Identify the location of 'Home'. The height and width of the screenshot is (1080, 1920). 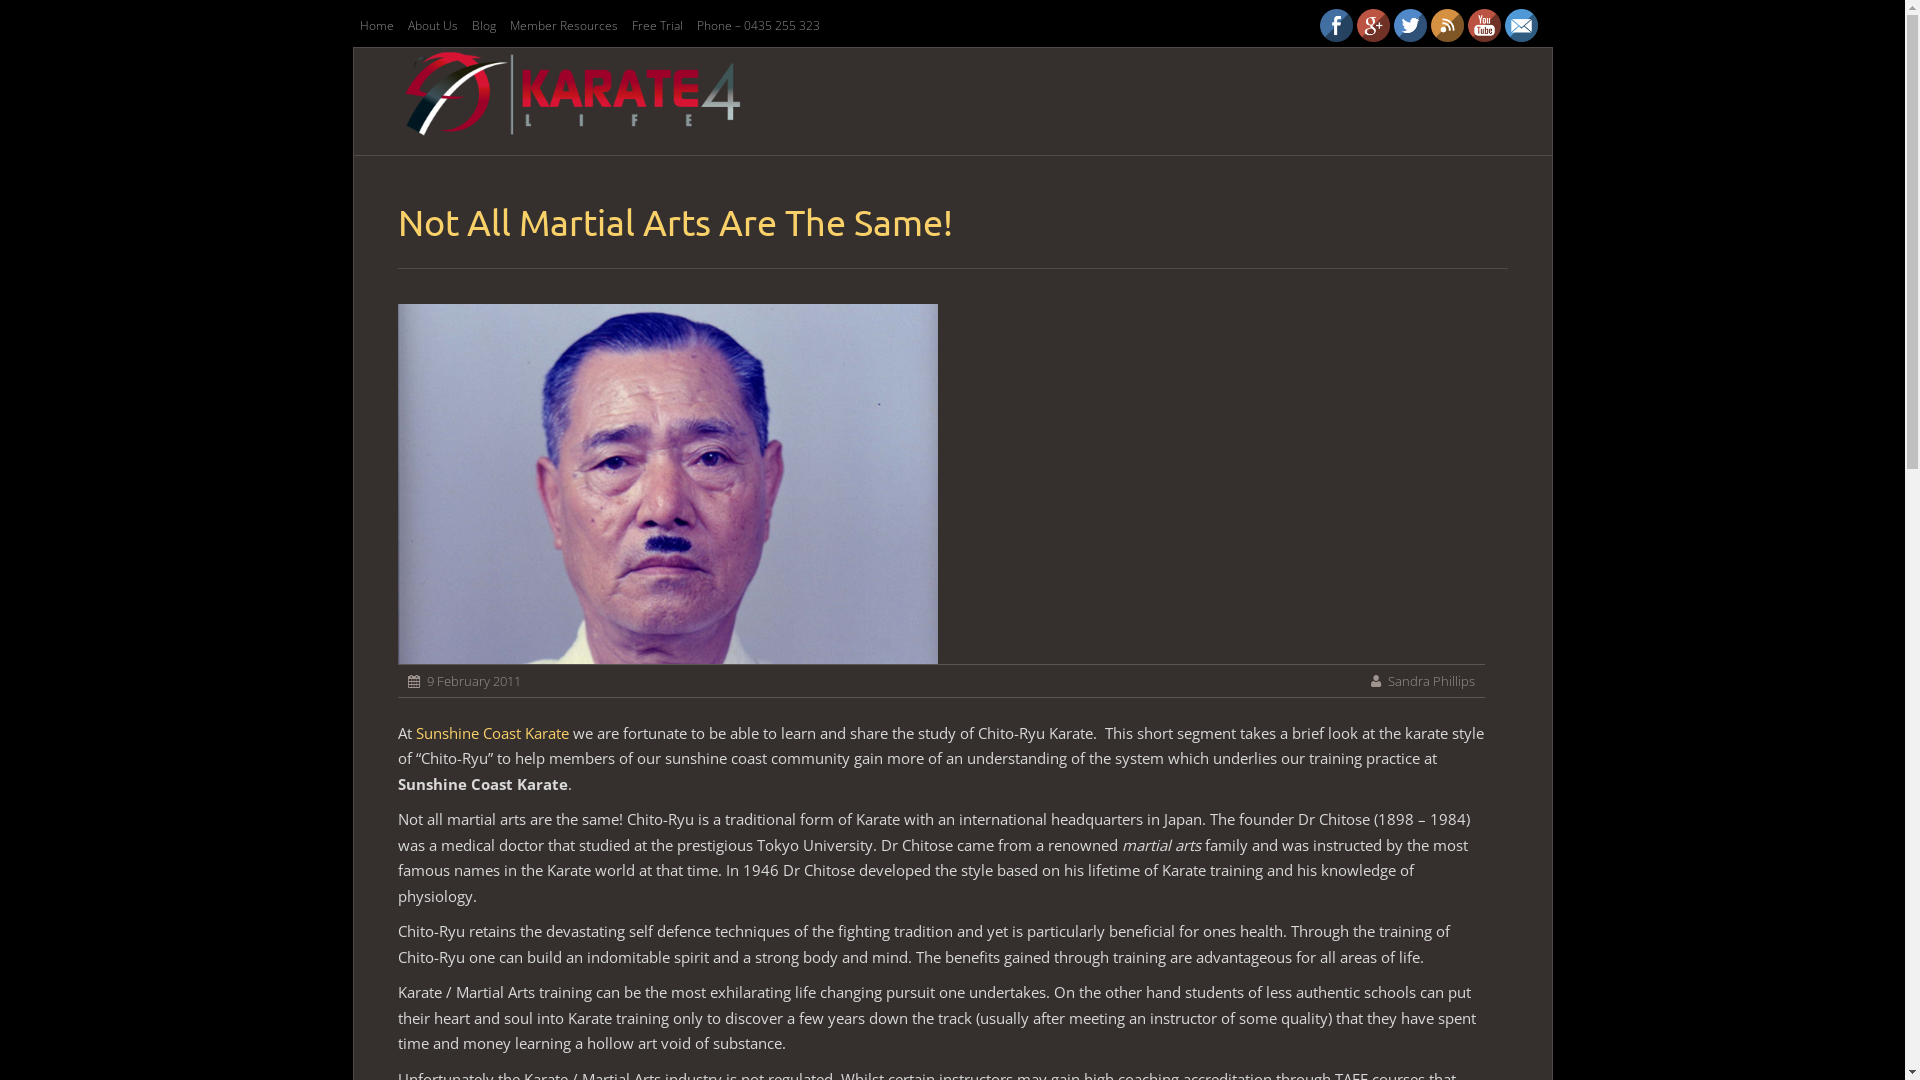
(375, 25).